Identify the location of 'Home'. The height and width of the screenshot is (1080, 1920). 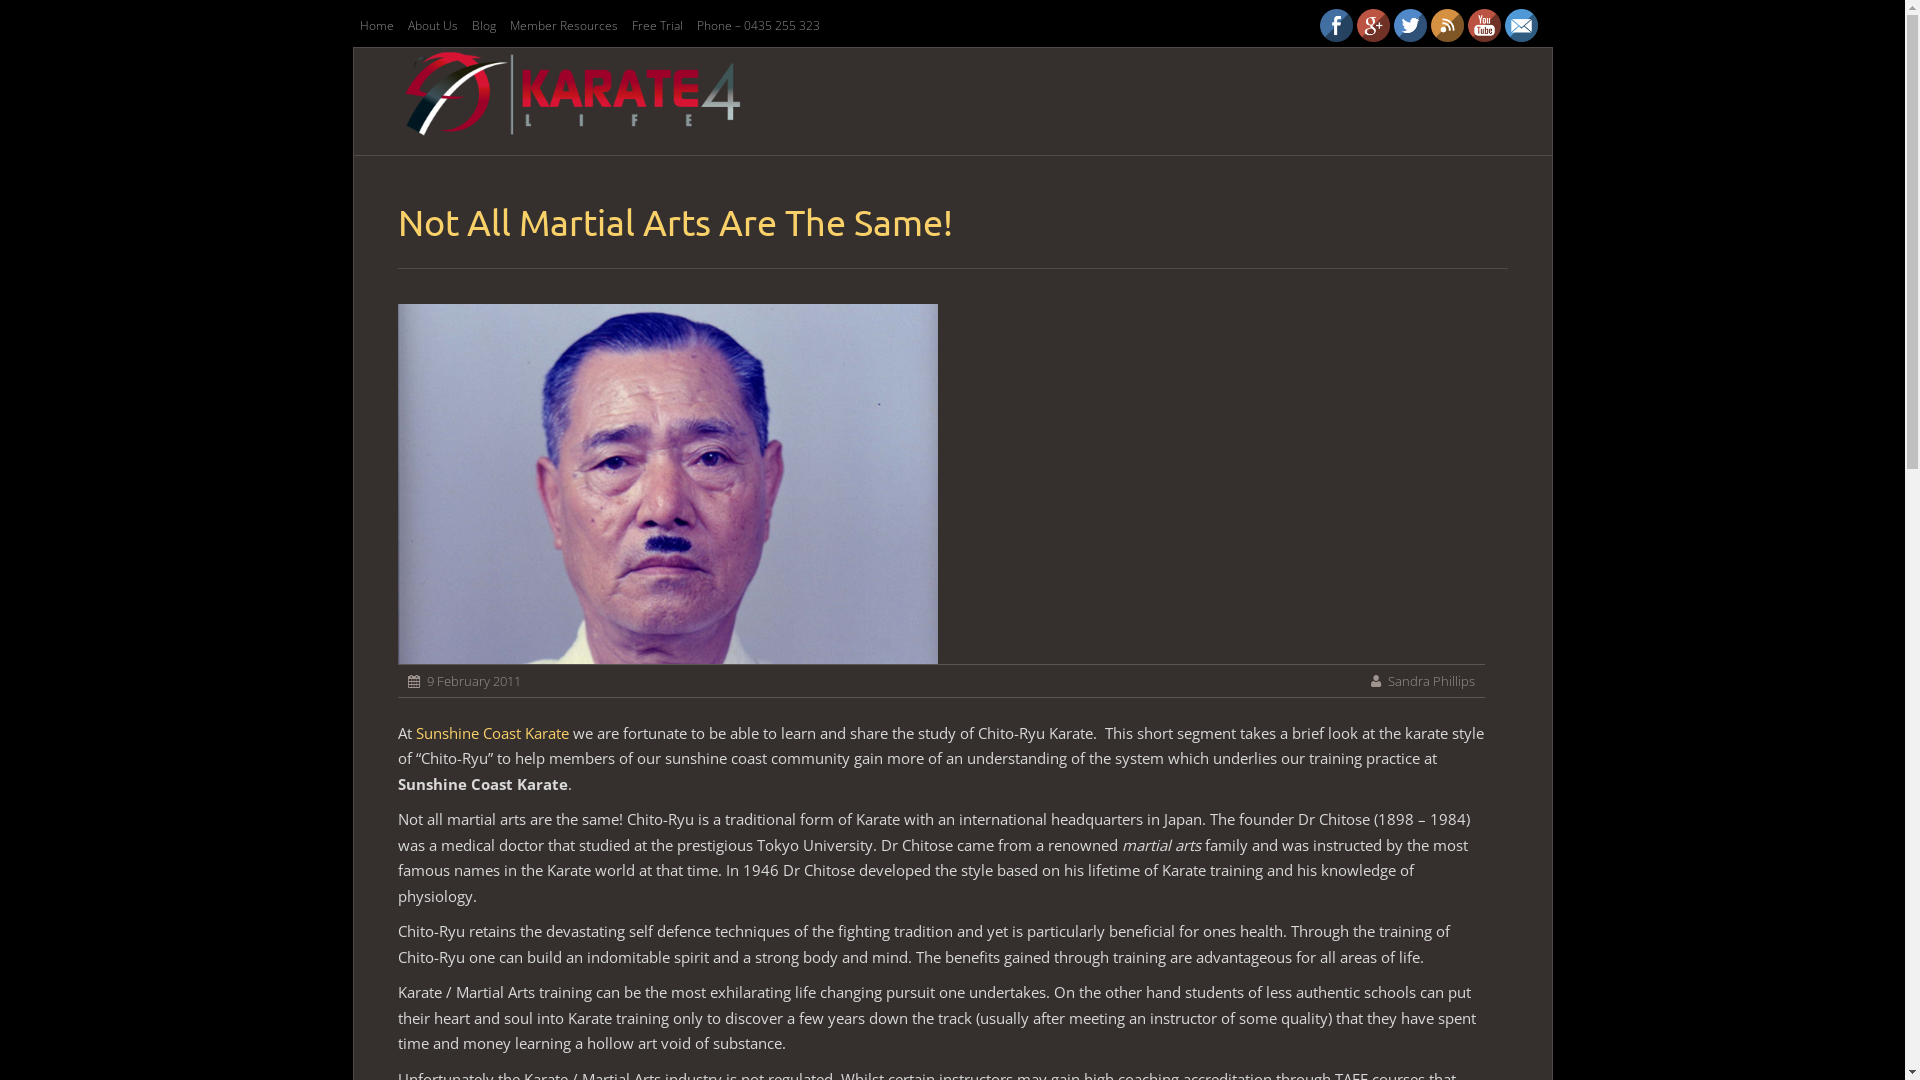
(375, 25).